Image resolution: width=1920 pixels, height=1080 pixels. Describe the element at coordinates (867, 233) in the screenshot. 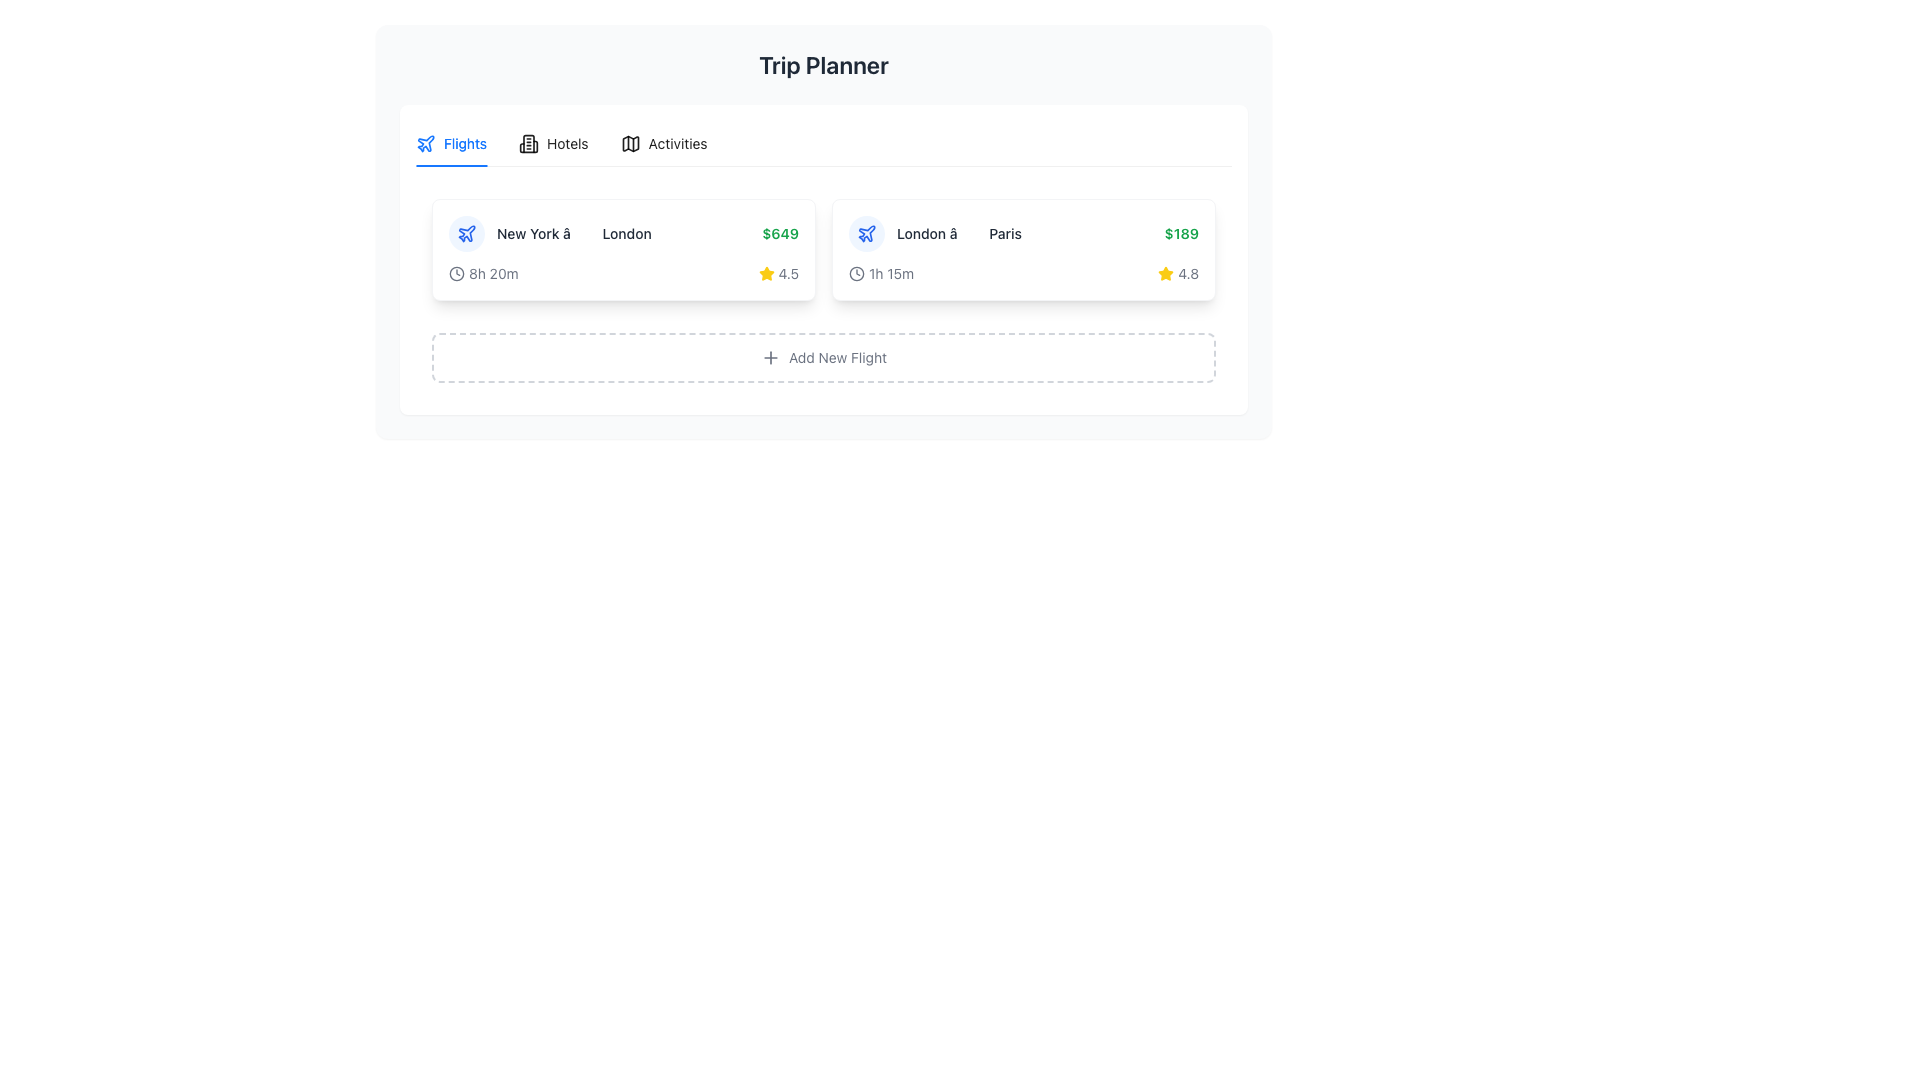

I see `the blue airplane SVG icon located at the far right within a row, centered in a card-like structure` at that location.